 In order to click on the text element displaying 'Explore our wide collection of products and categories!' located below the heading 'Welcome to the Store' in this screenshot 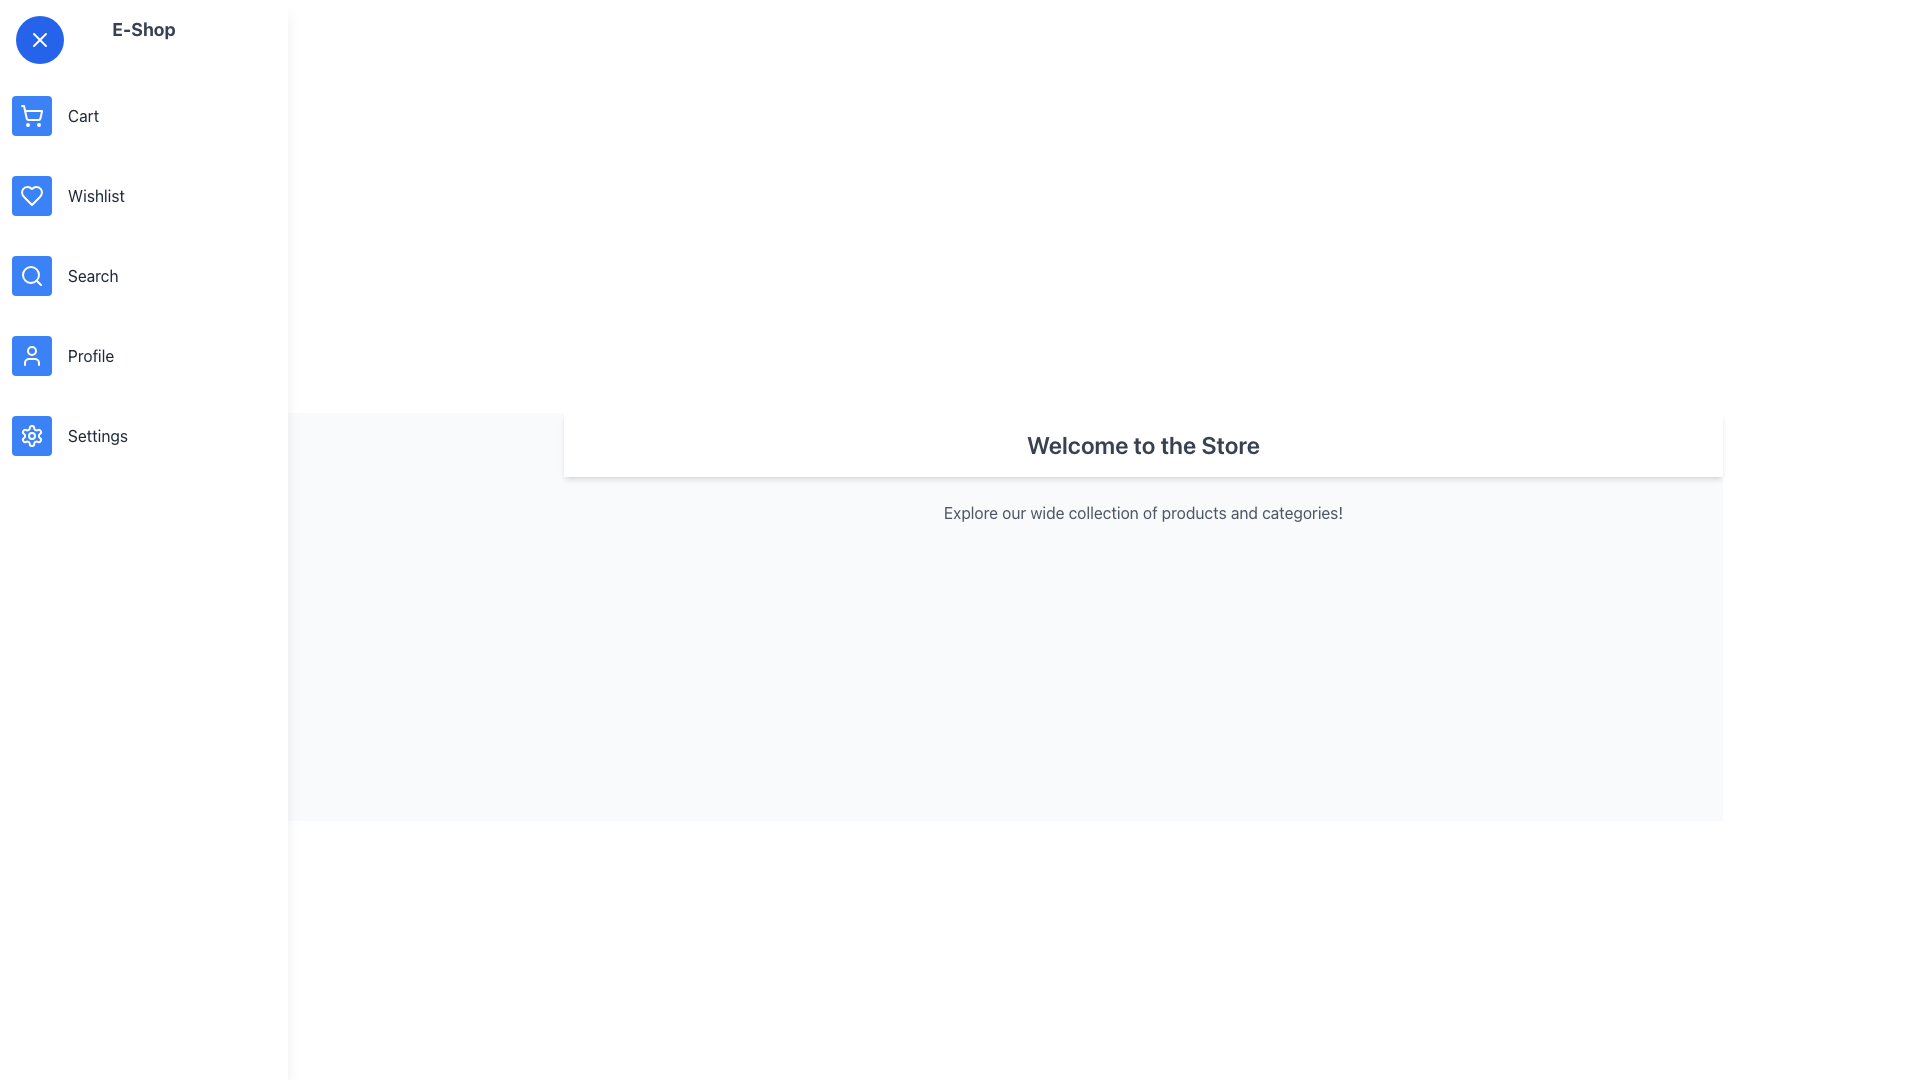, I will do `click(1143, 512)`.